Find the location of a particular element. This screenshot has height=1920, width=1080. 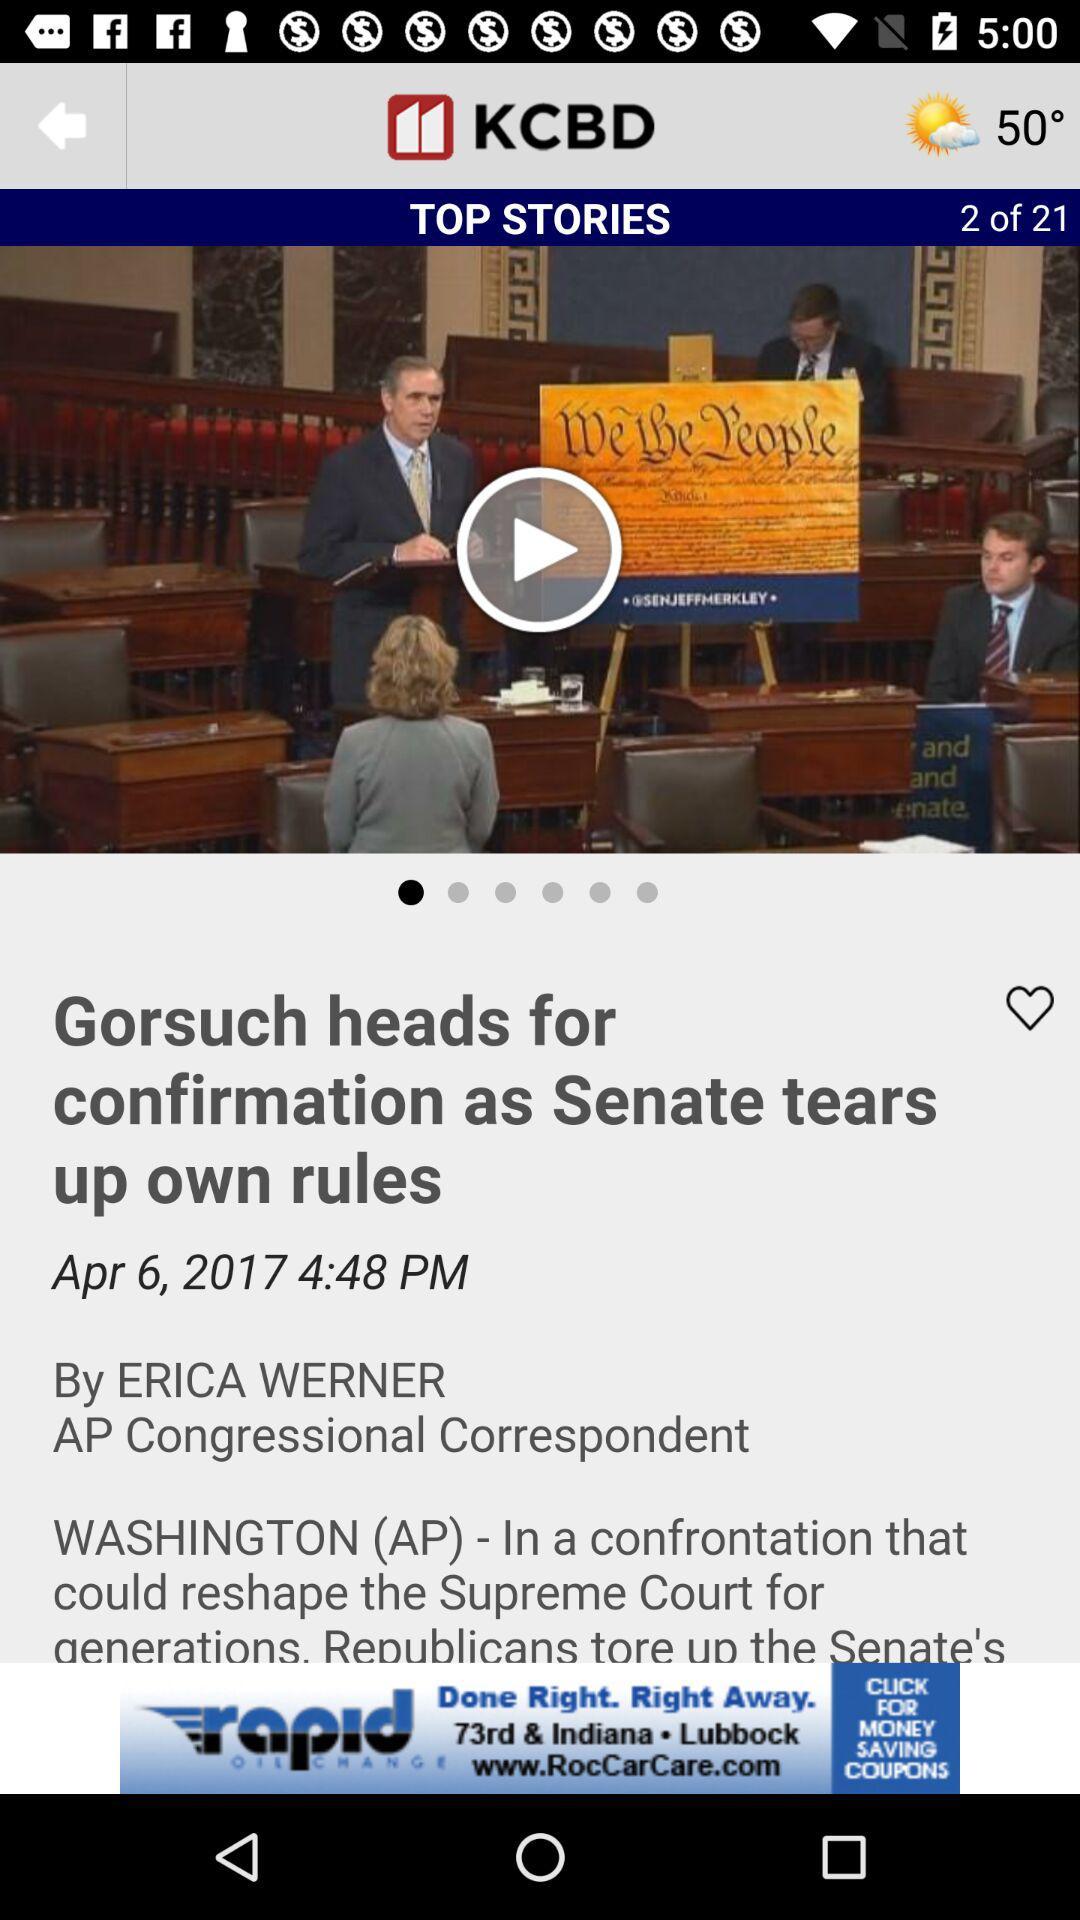

the favorite icon is located at coordinates (1017, 1008).